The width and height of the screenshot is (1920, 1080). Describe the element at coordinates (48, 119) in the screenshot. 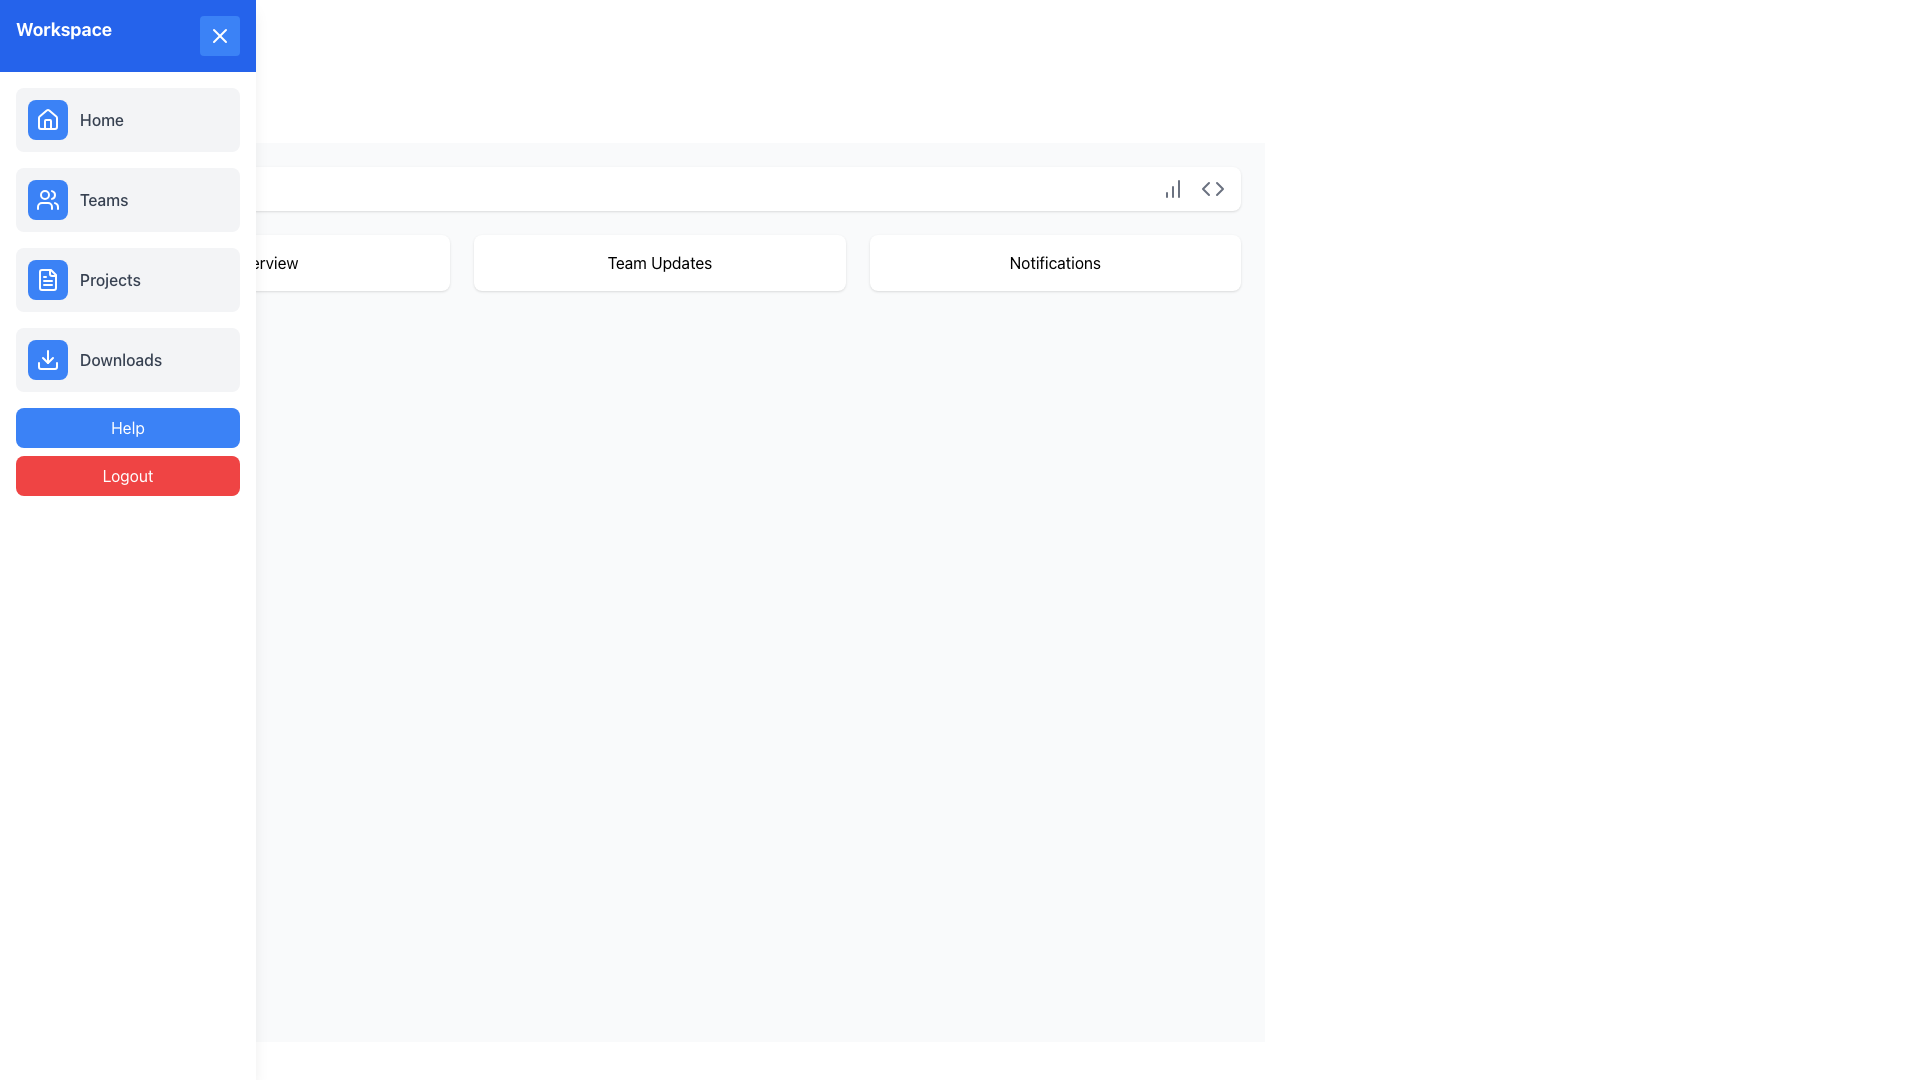

I see `the first button in the left navigation panel` at that location.